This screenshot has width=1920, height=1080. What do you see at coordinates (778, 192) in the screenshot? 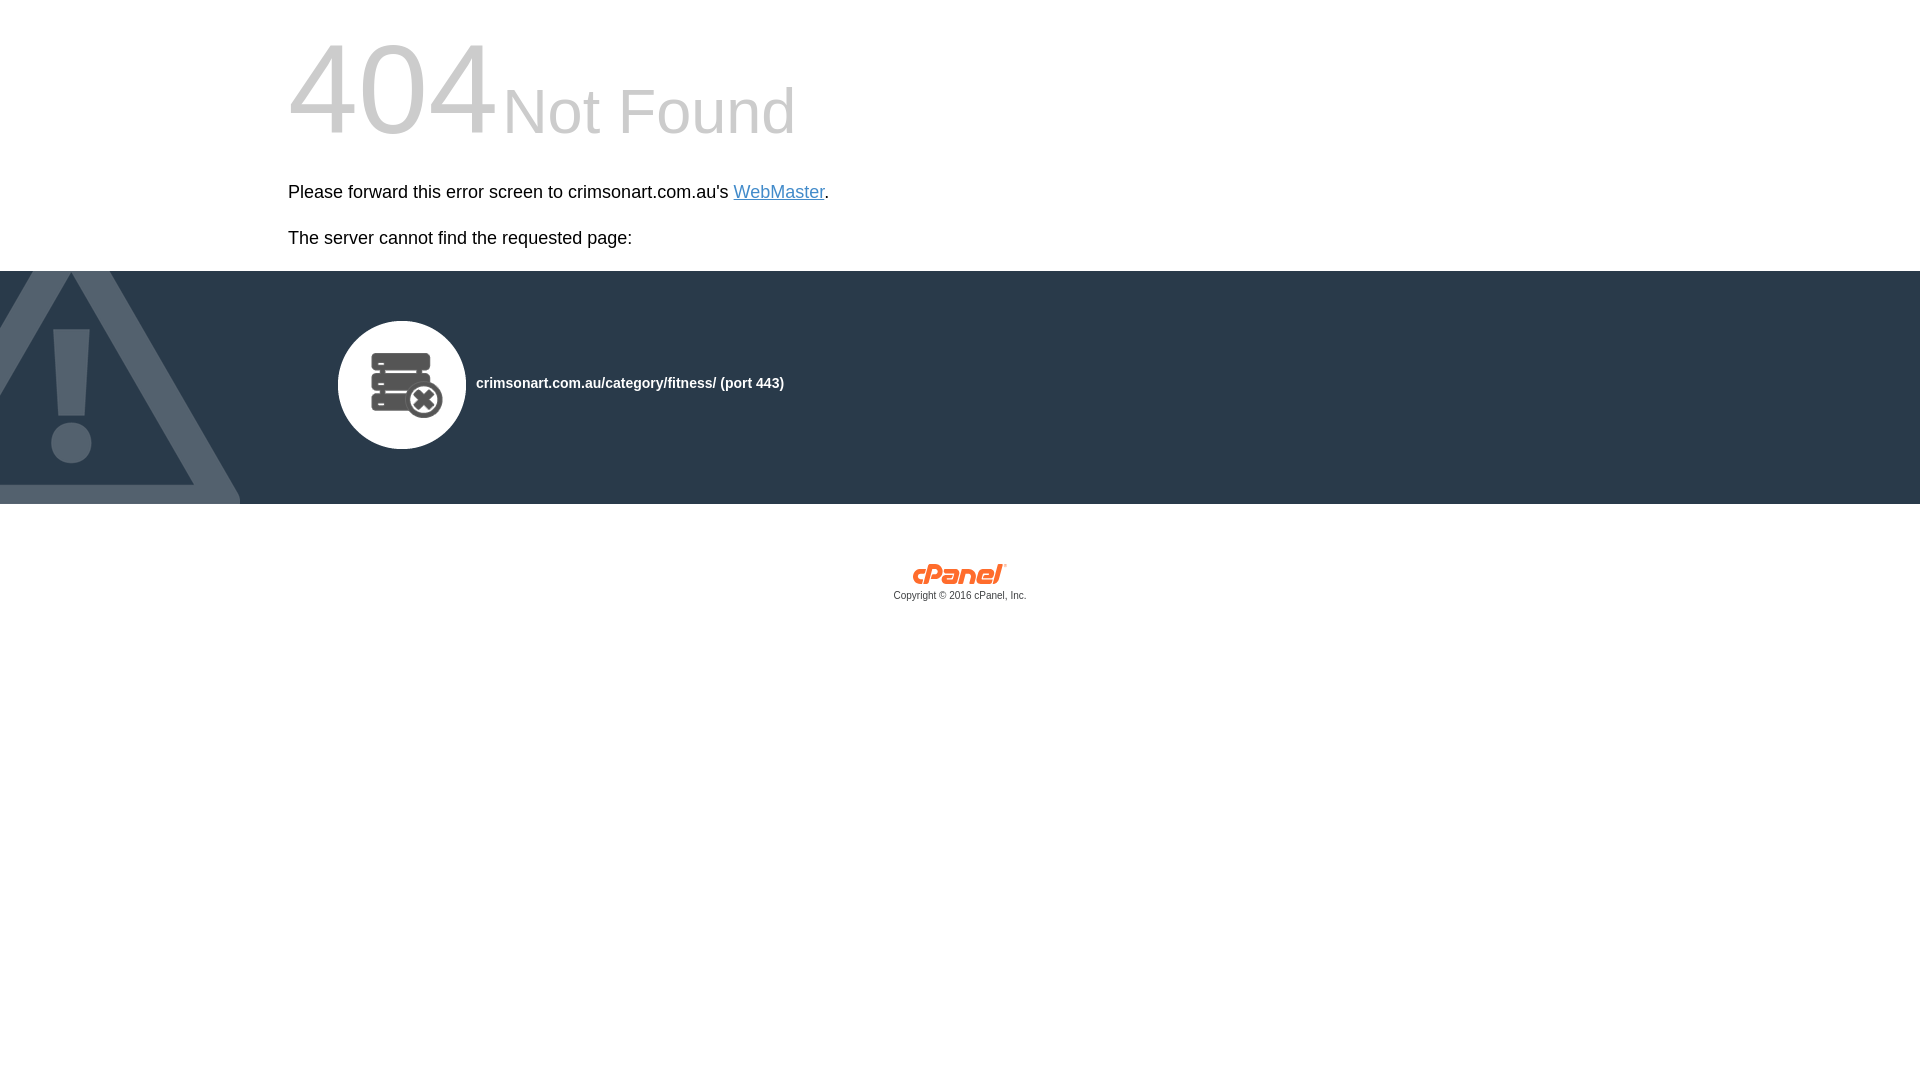
I see `'WebMaster'` at bounding box center [778, 192].